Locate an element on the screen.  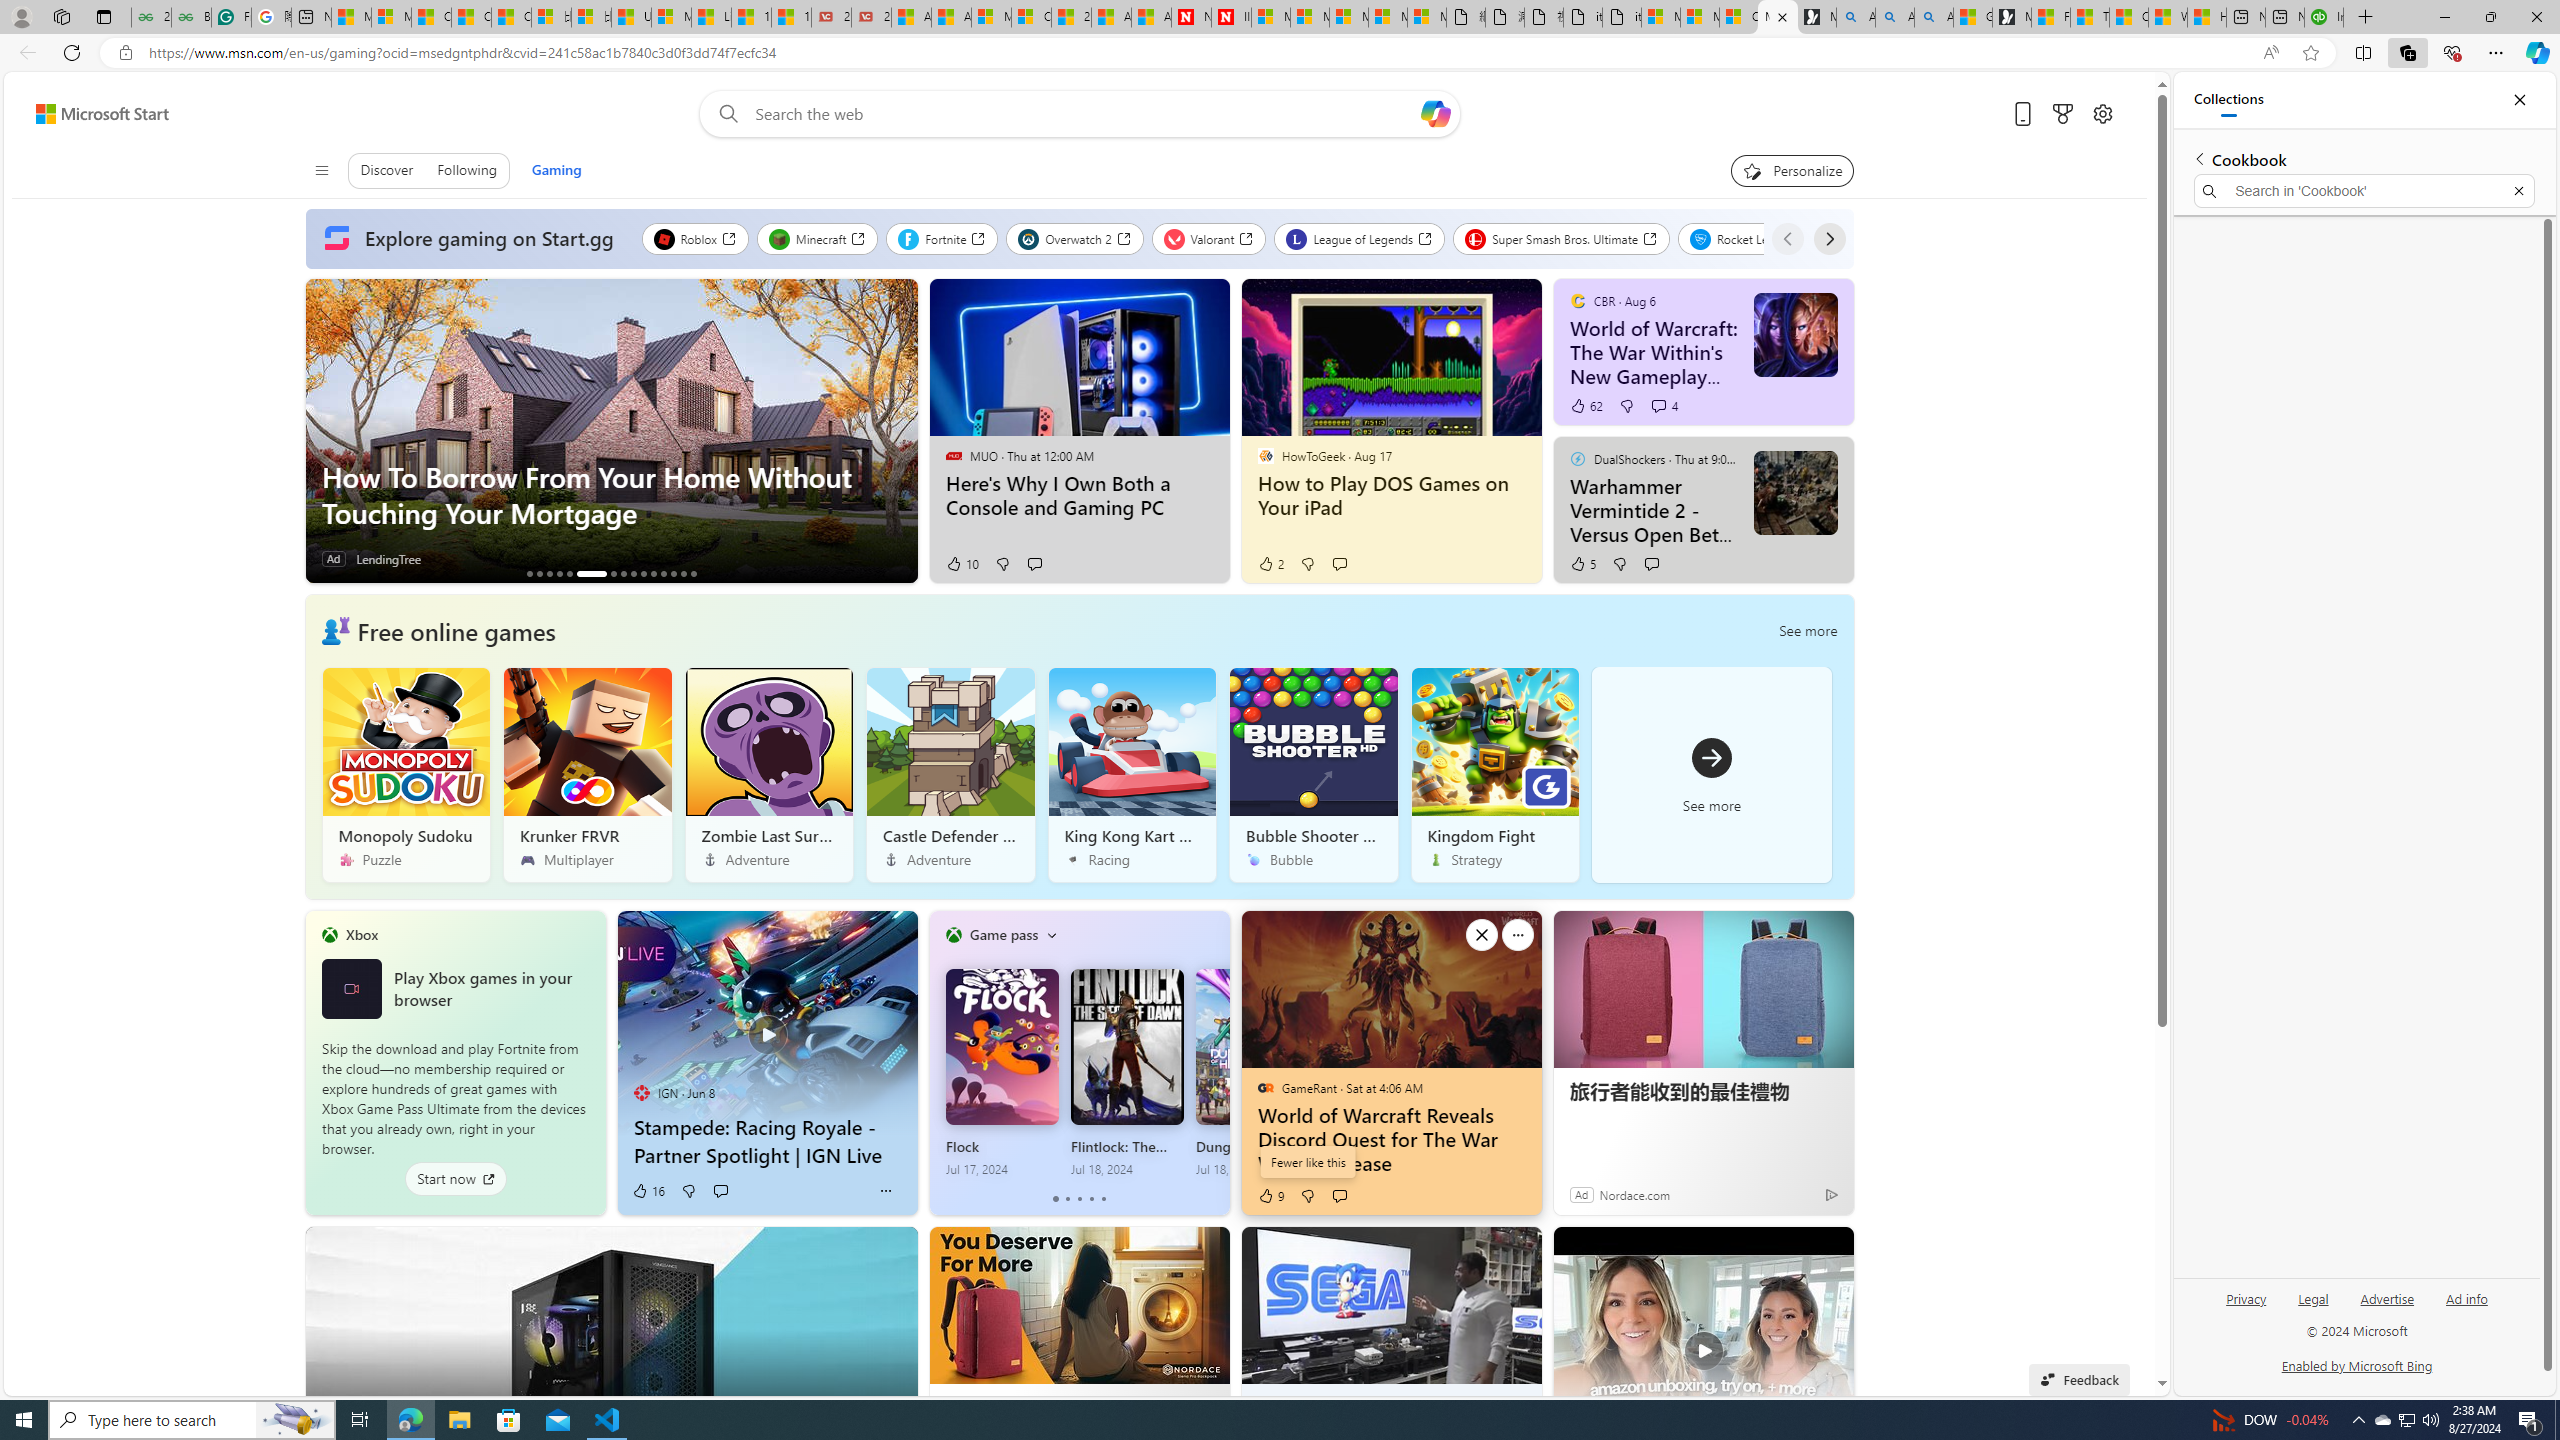
'Consumer Health Data Privacy Policy' is located at coordinates (1737, 16).